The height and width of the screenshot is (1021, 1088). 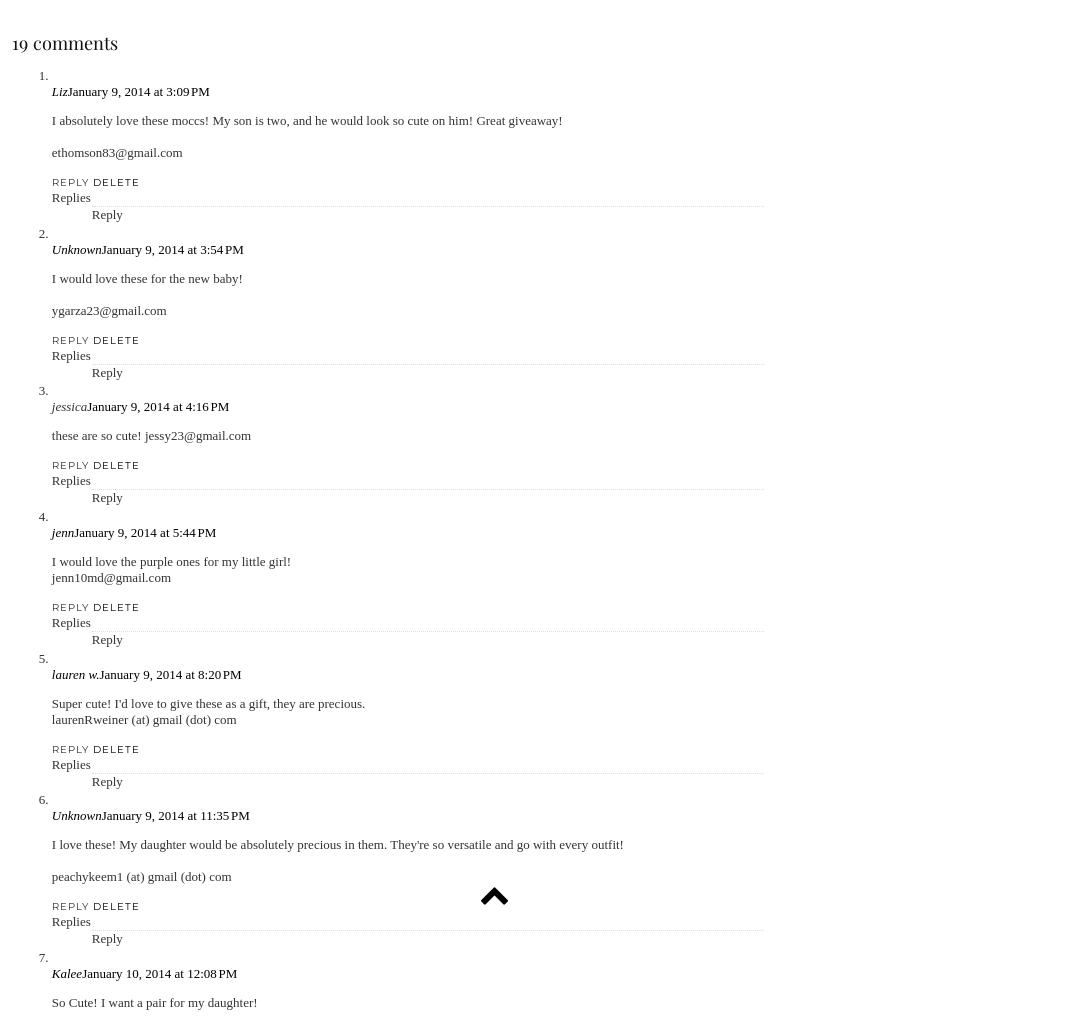 I want to click on '19 comments', so click(x=63, y=42).